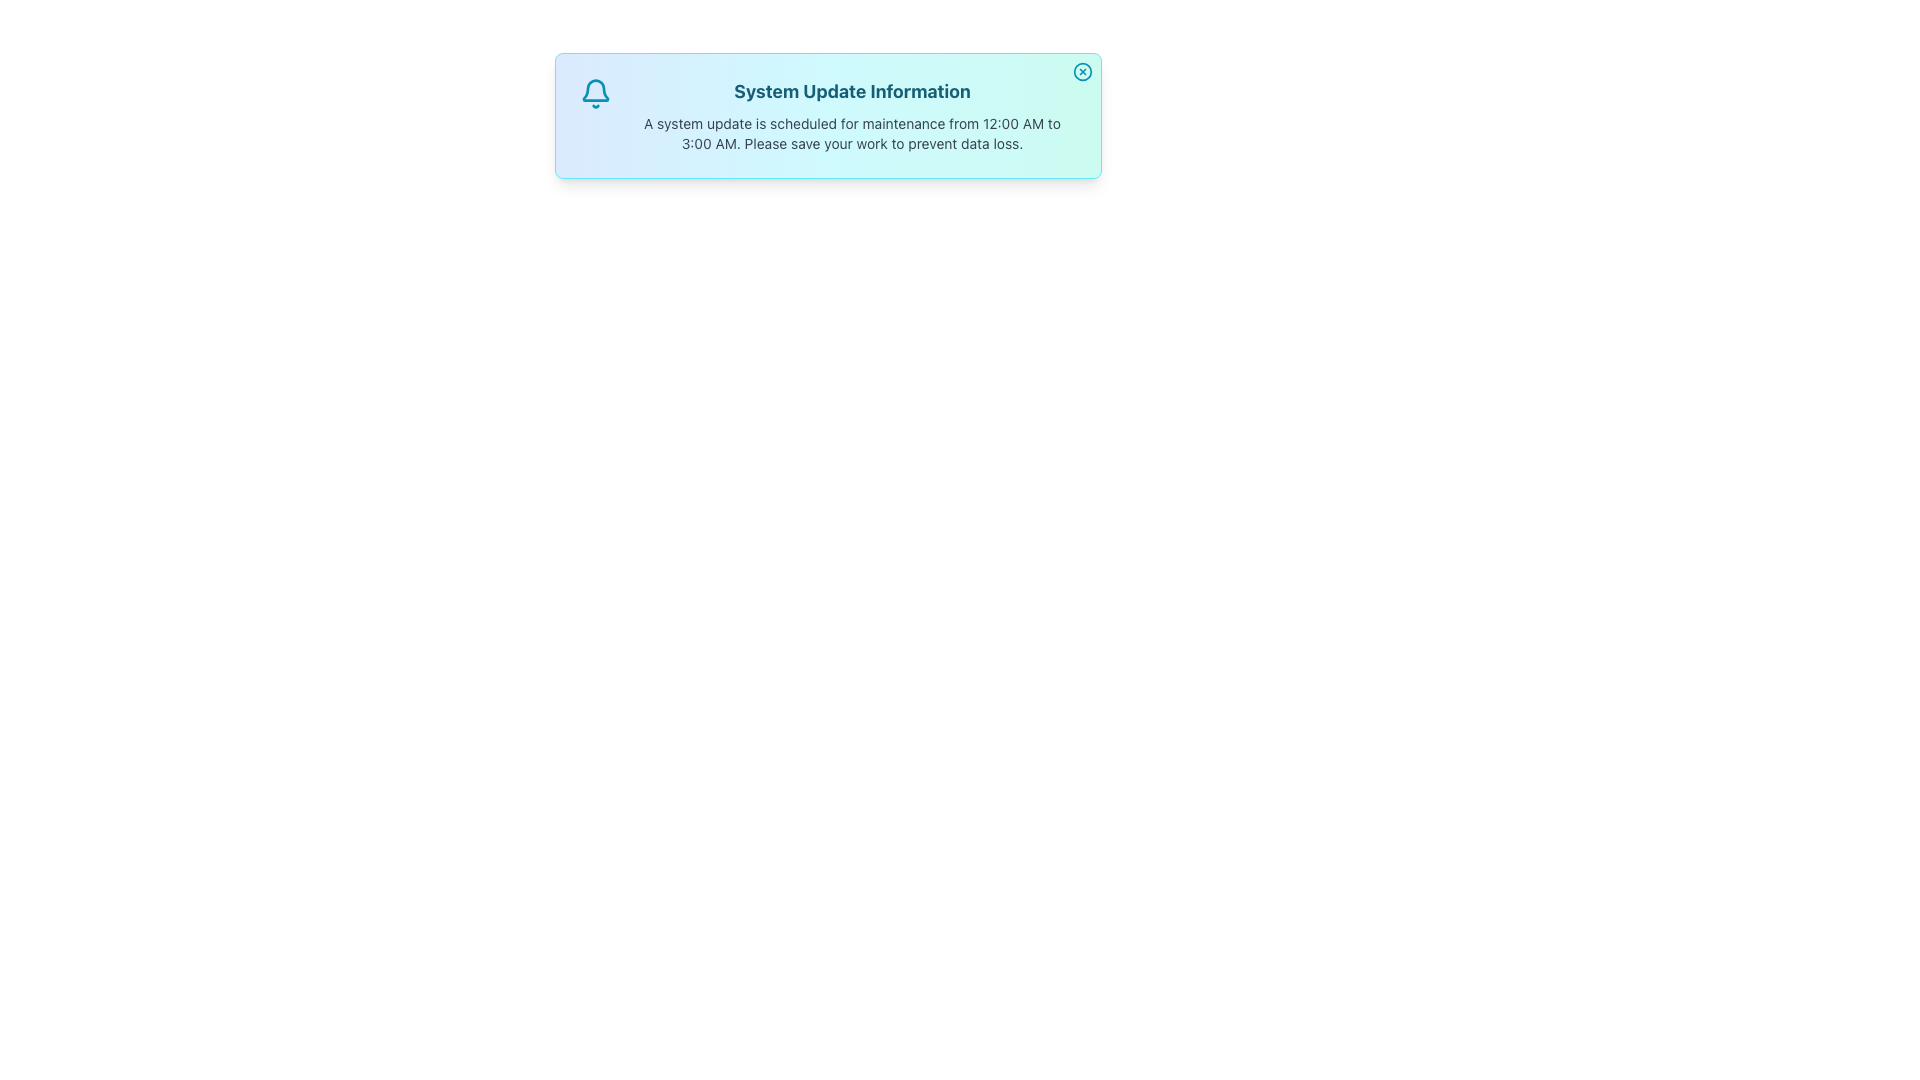  I want to click on the gray text label explaining the scheduled system update, located under the 'System Update Information' heading within a light blue notification card, so click(852, 134).